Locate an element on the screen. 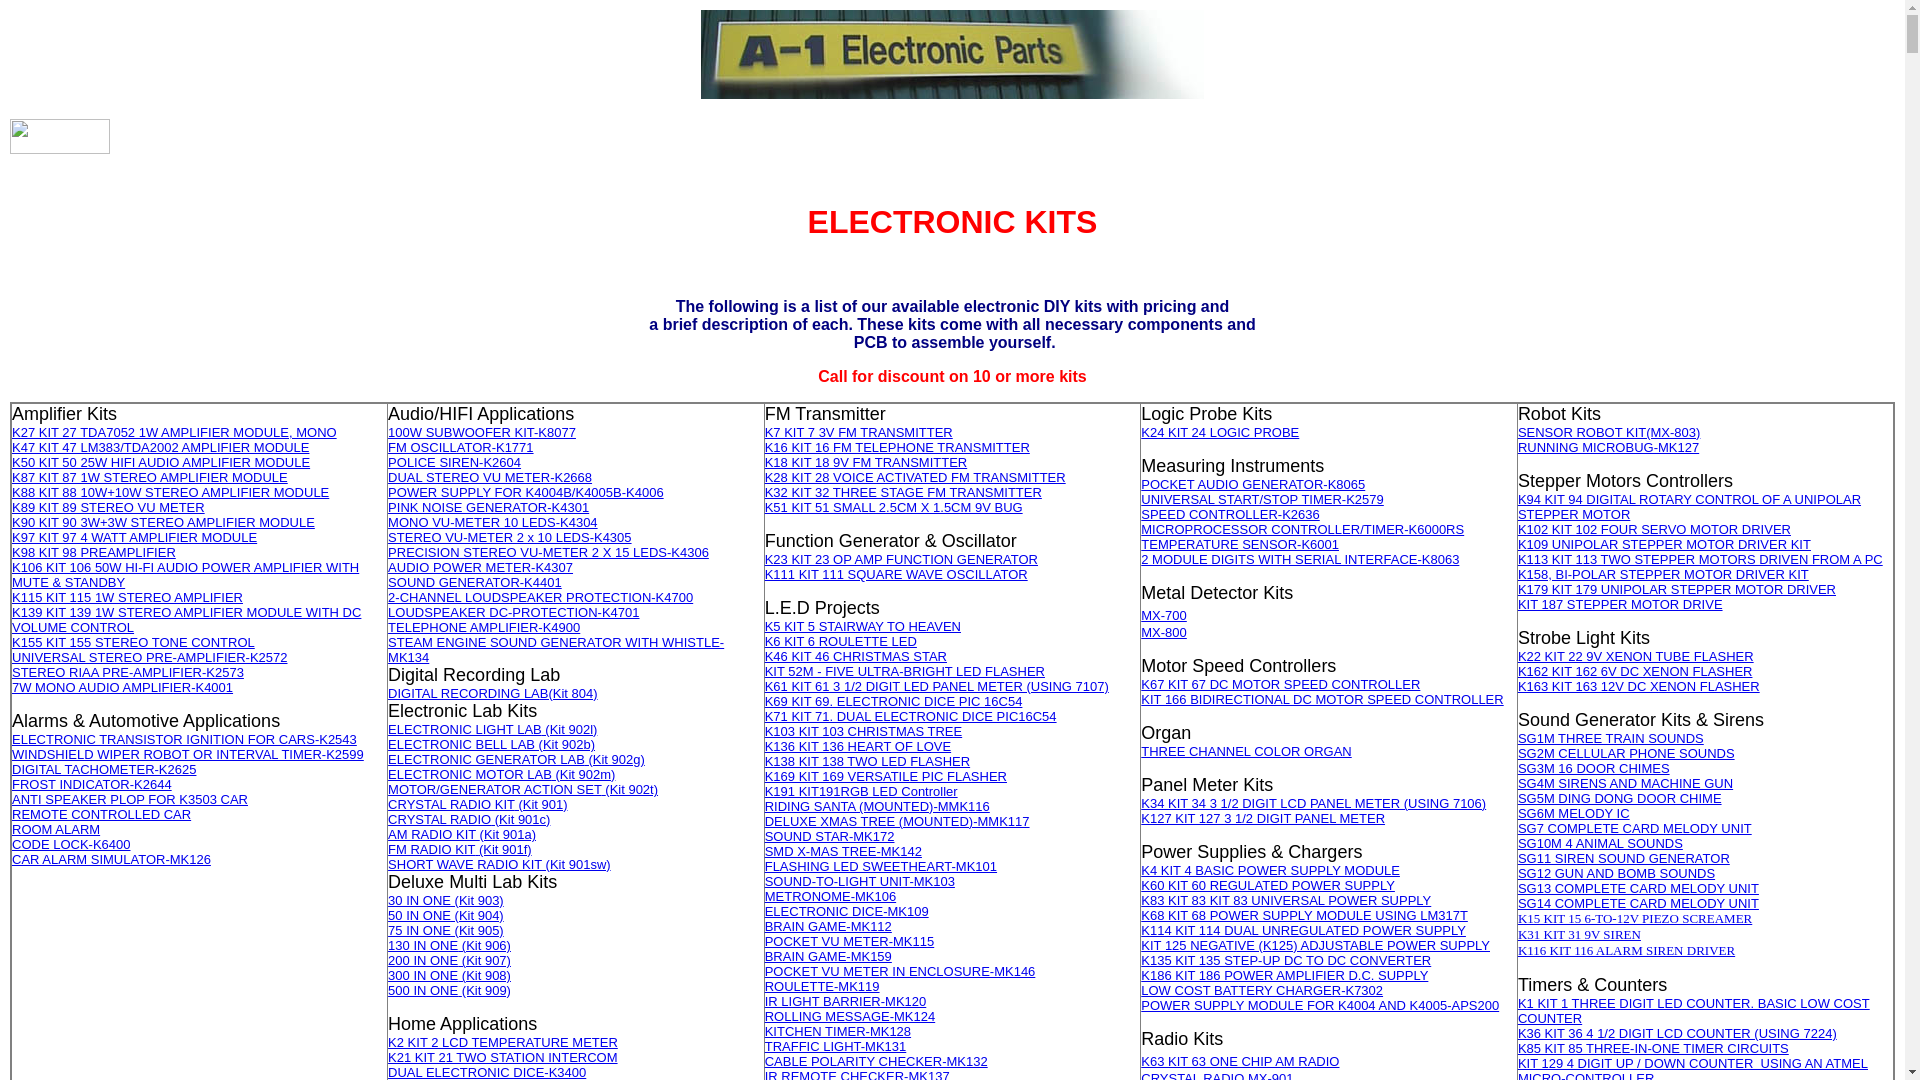 This screenshot has height=1080, width=1920. 'K5 KIT 5 STAIRWAY TO HEAVEN' is located at coordinates (863, 625).